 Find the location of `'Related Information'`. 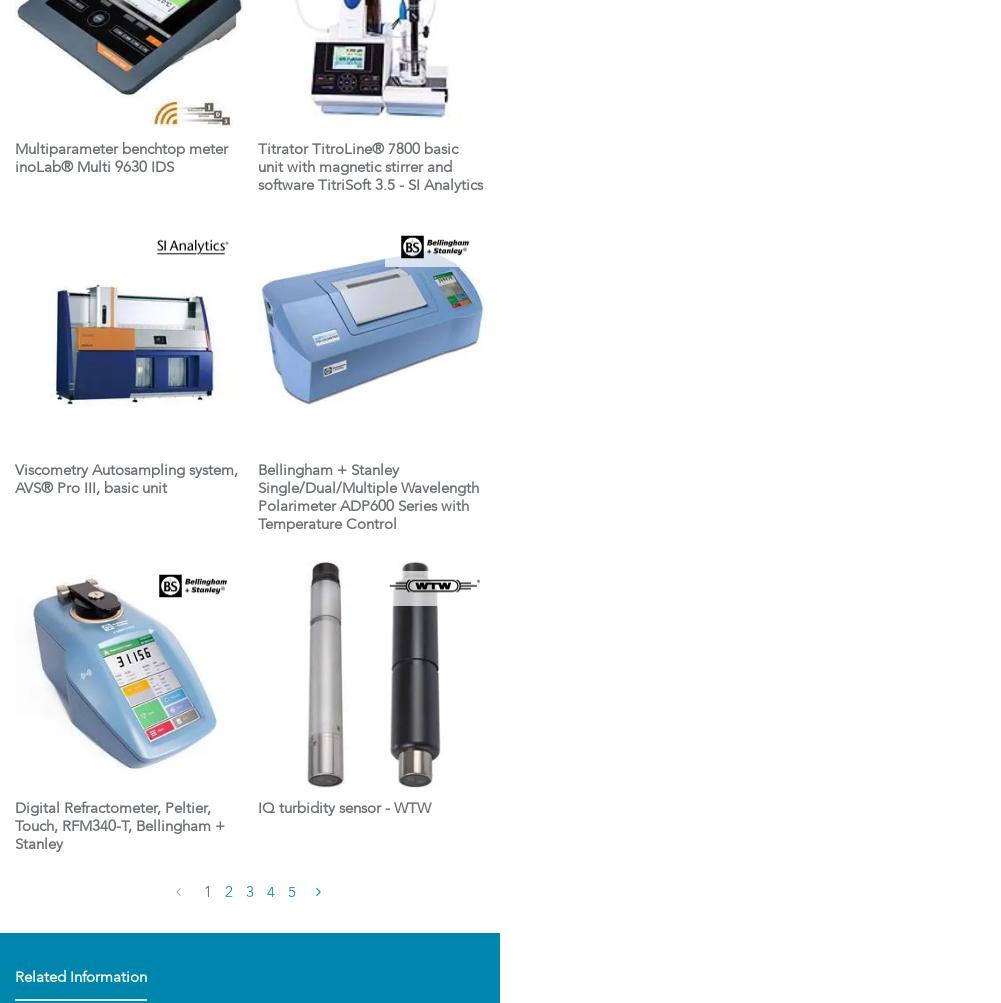

'Related Information' is located at coordinates (79, 977).